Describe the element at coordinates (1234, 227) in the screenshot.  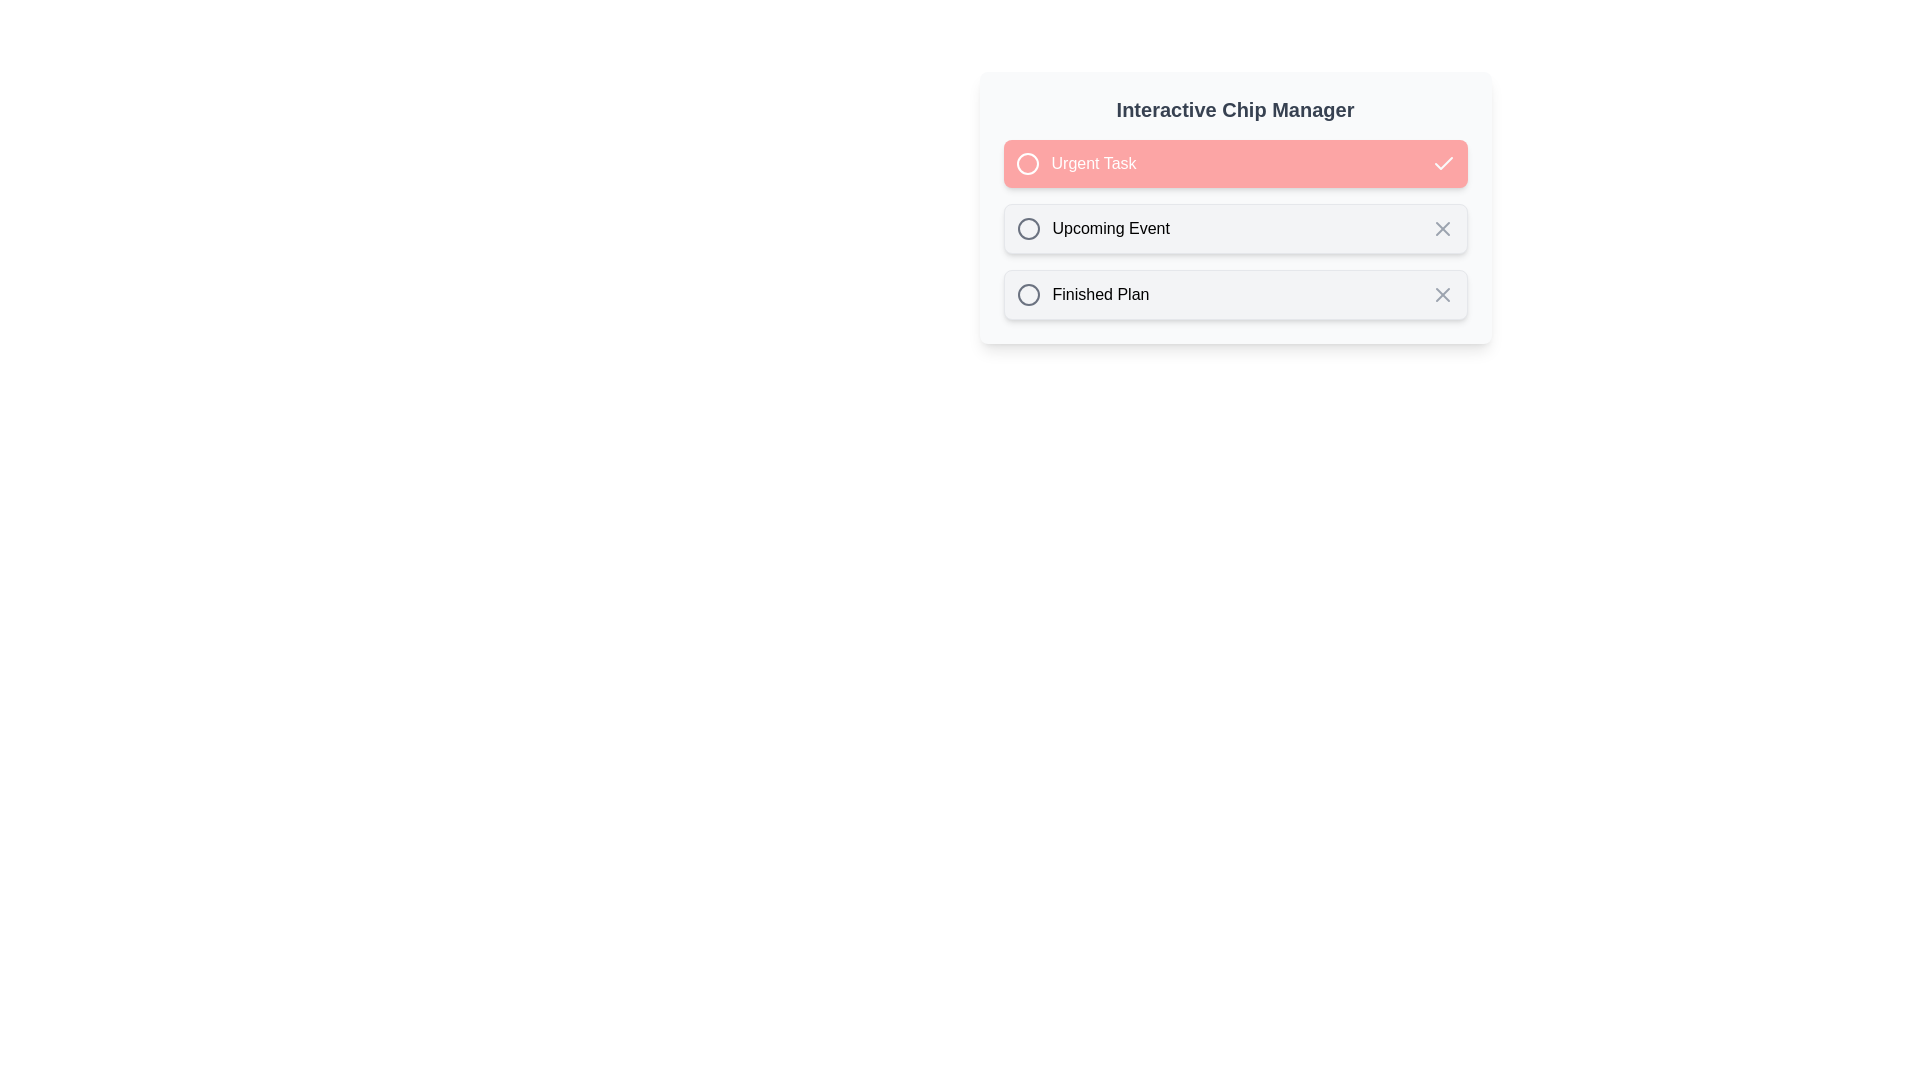
I see `the chip labeled Upcoming Event to toggle its selection state` at that location.